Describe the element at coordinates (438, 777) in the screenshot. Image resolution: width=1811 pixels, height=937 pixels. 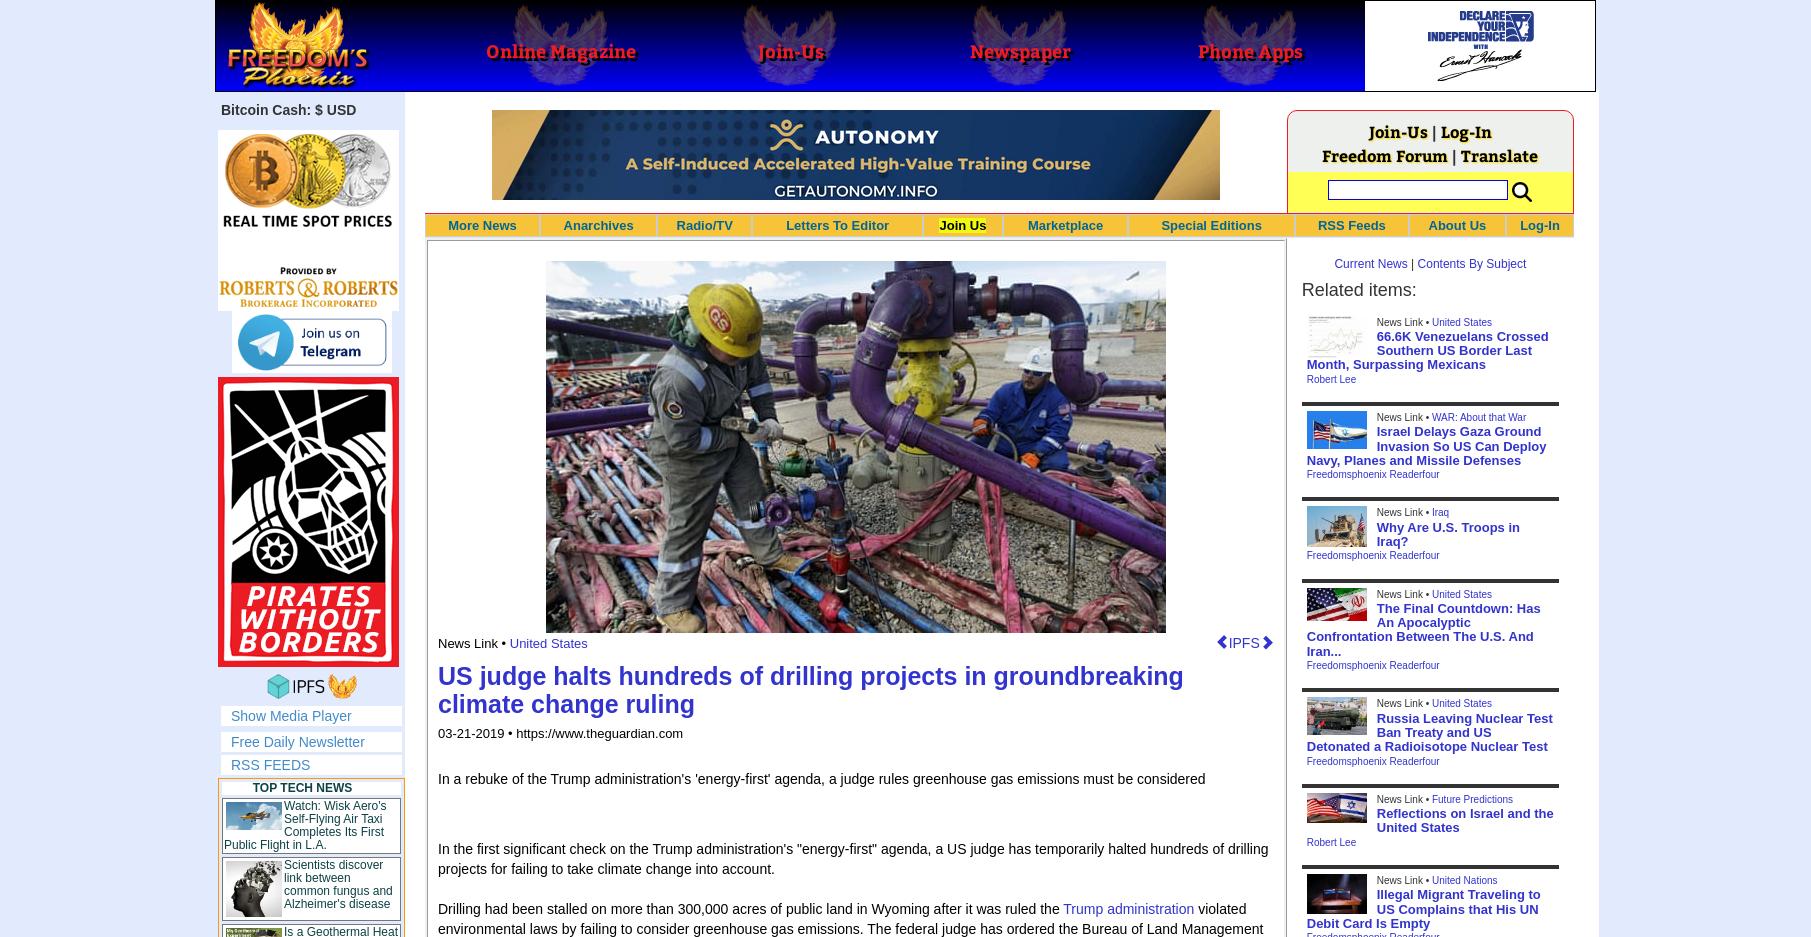
I see `'In a rebuke of the Trump administration's 'energy-first' agenda, a judge rules greenhouse gas emissions must be considered'` at that location.